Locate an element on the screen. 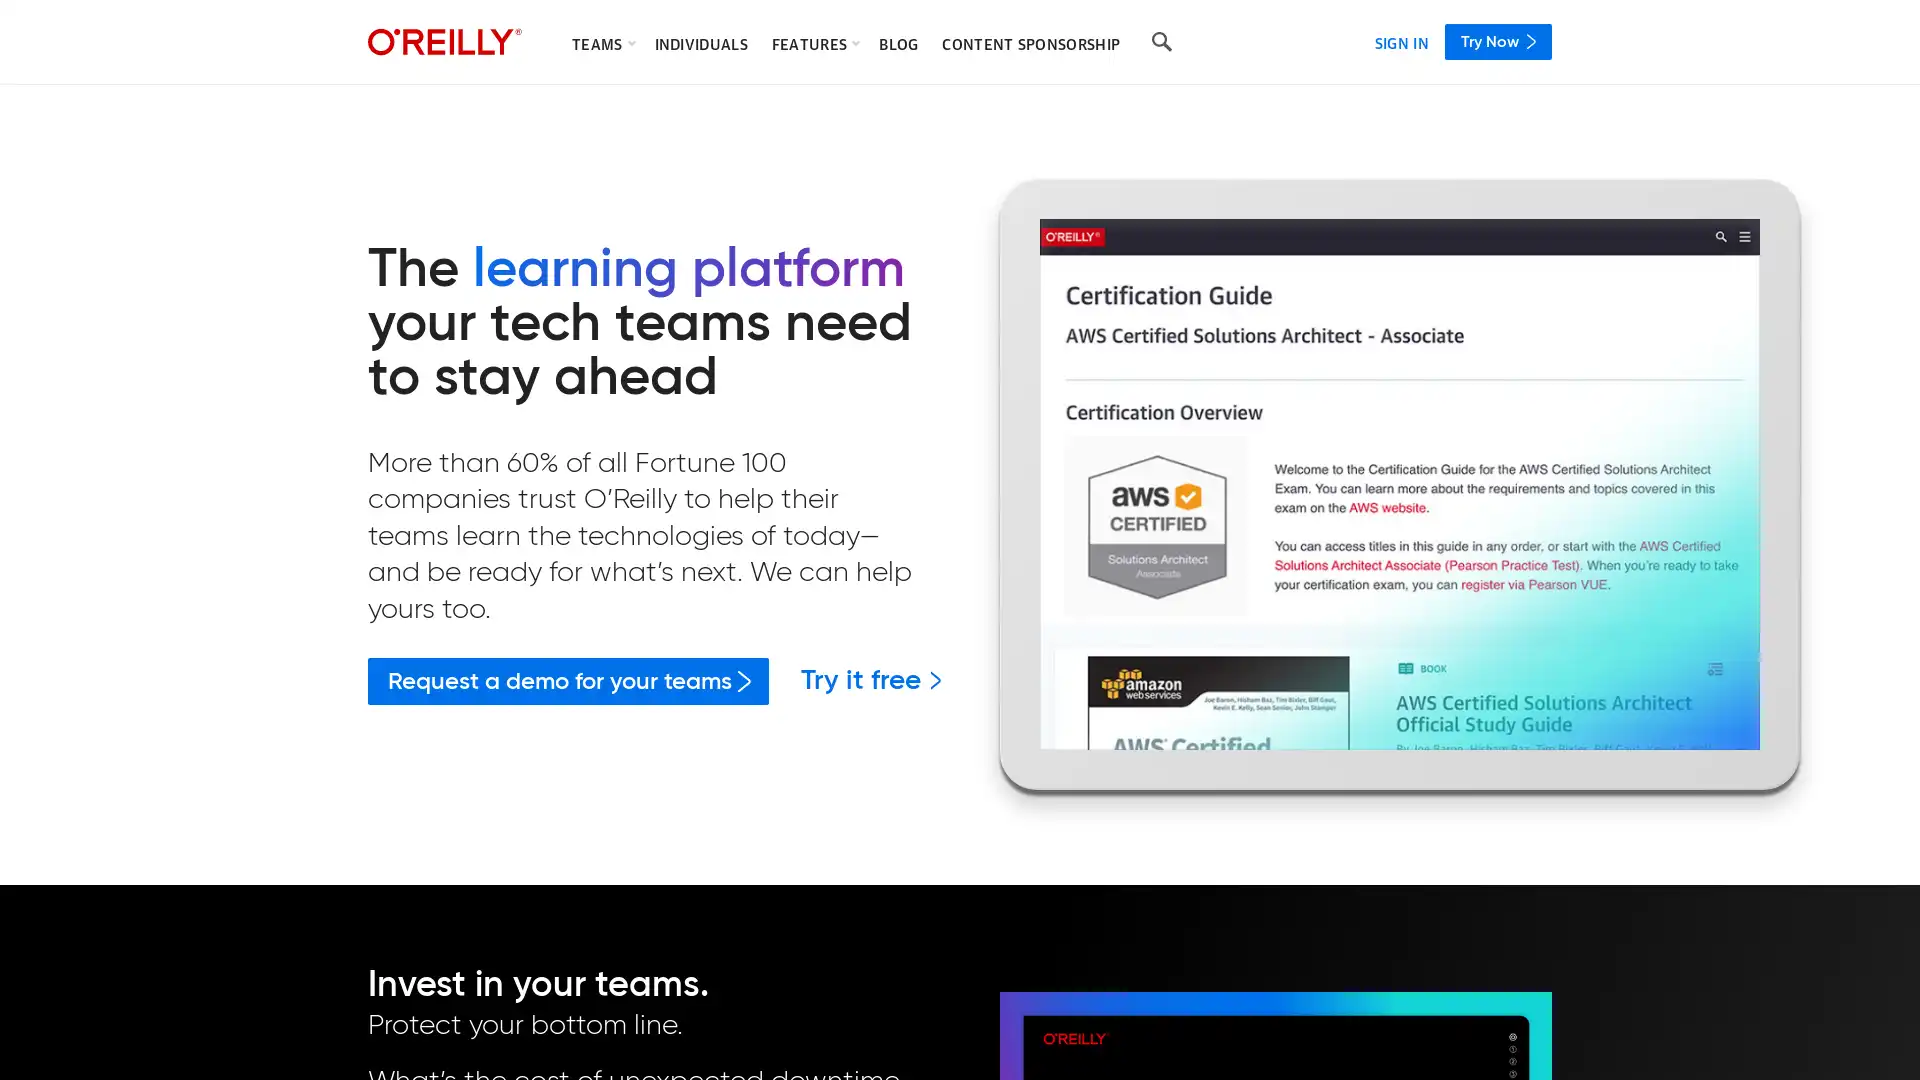 The width and height of the screenshot is (1920, 1080). Search is located at coordinates (1161, 42).